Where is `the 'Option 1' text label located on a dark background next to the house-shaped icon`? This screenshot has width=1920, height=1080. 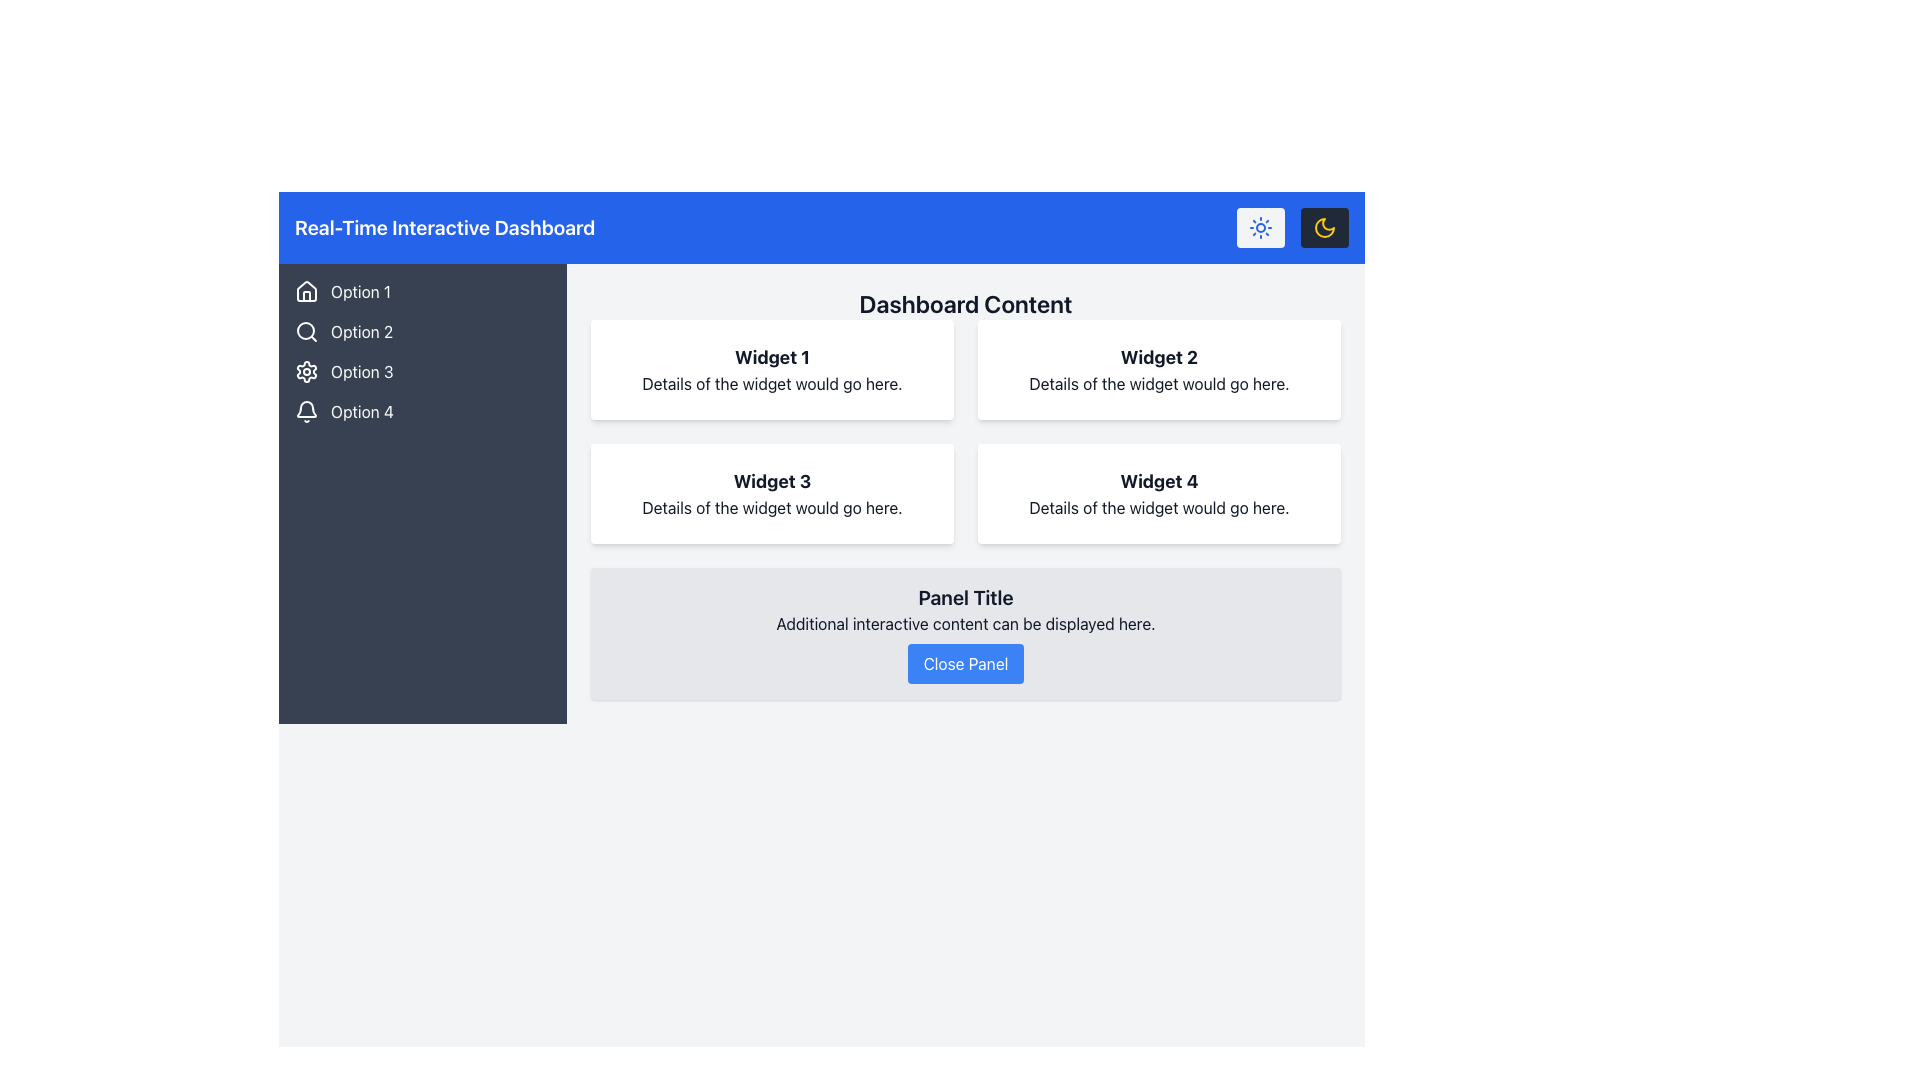 the 'Option 1' text label located on a dark background next to the house-shaped icon is located at coordinates (360, 292).